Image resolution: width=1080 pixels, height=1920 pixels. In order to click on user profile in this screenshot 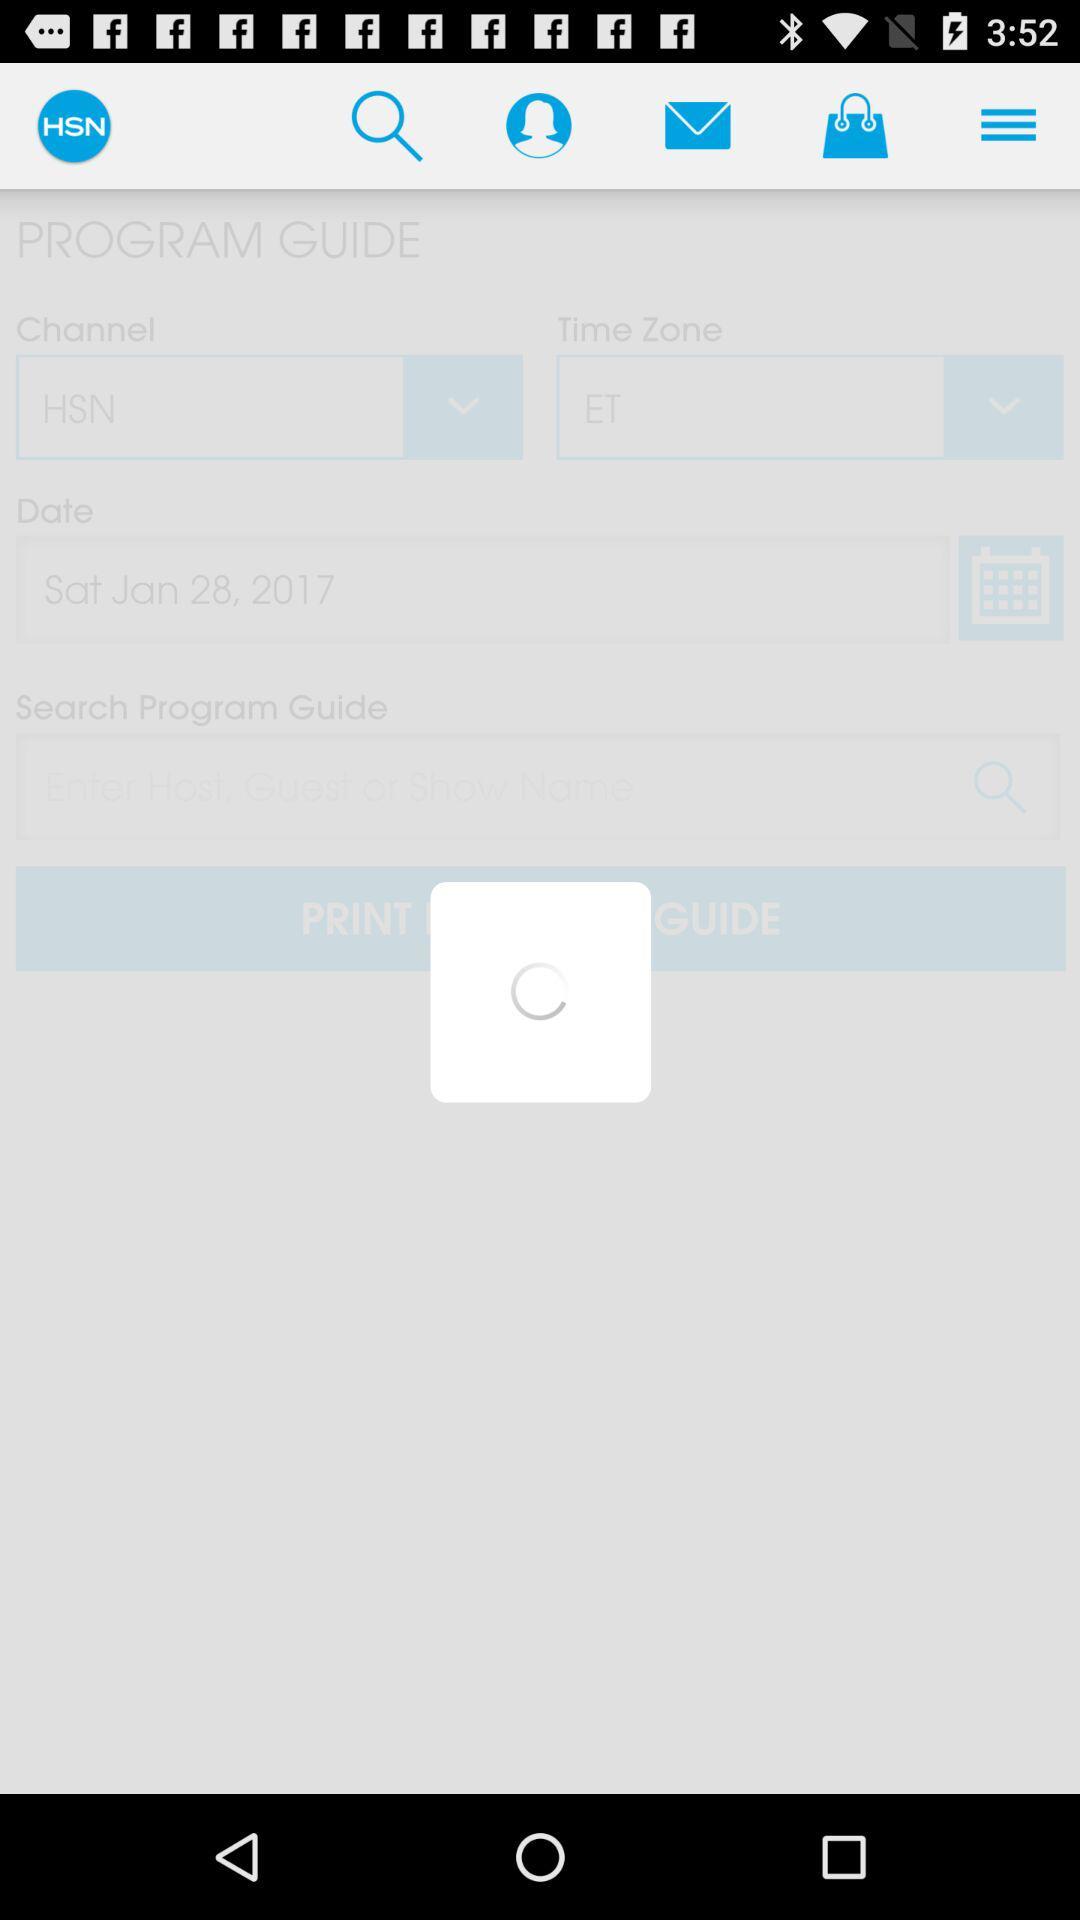, I will do `click(537, 124)`.